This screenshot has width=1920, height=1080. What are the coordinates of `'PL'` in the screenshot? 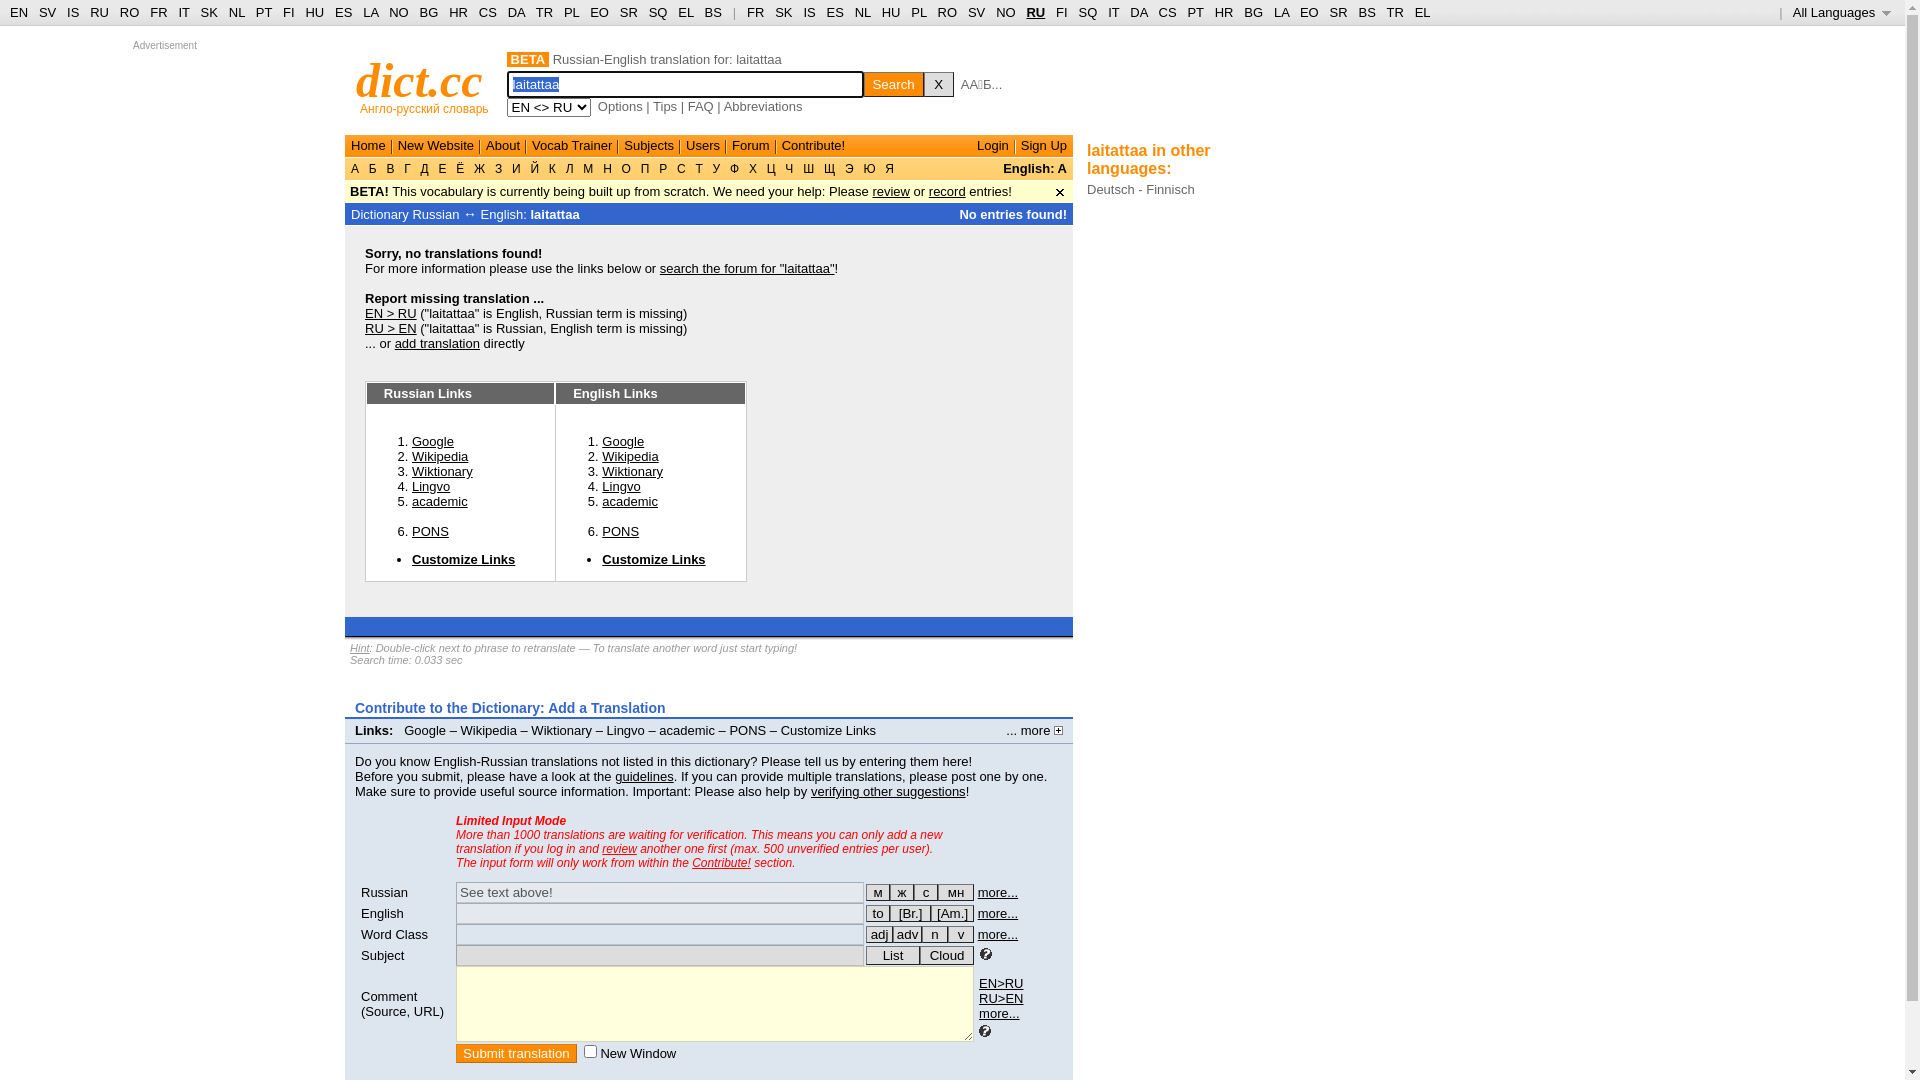 It's located at (563, 12).